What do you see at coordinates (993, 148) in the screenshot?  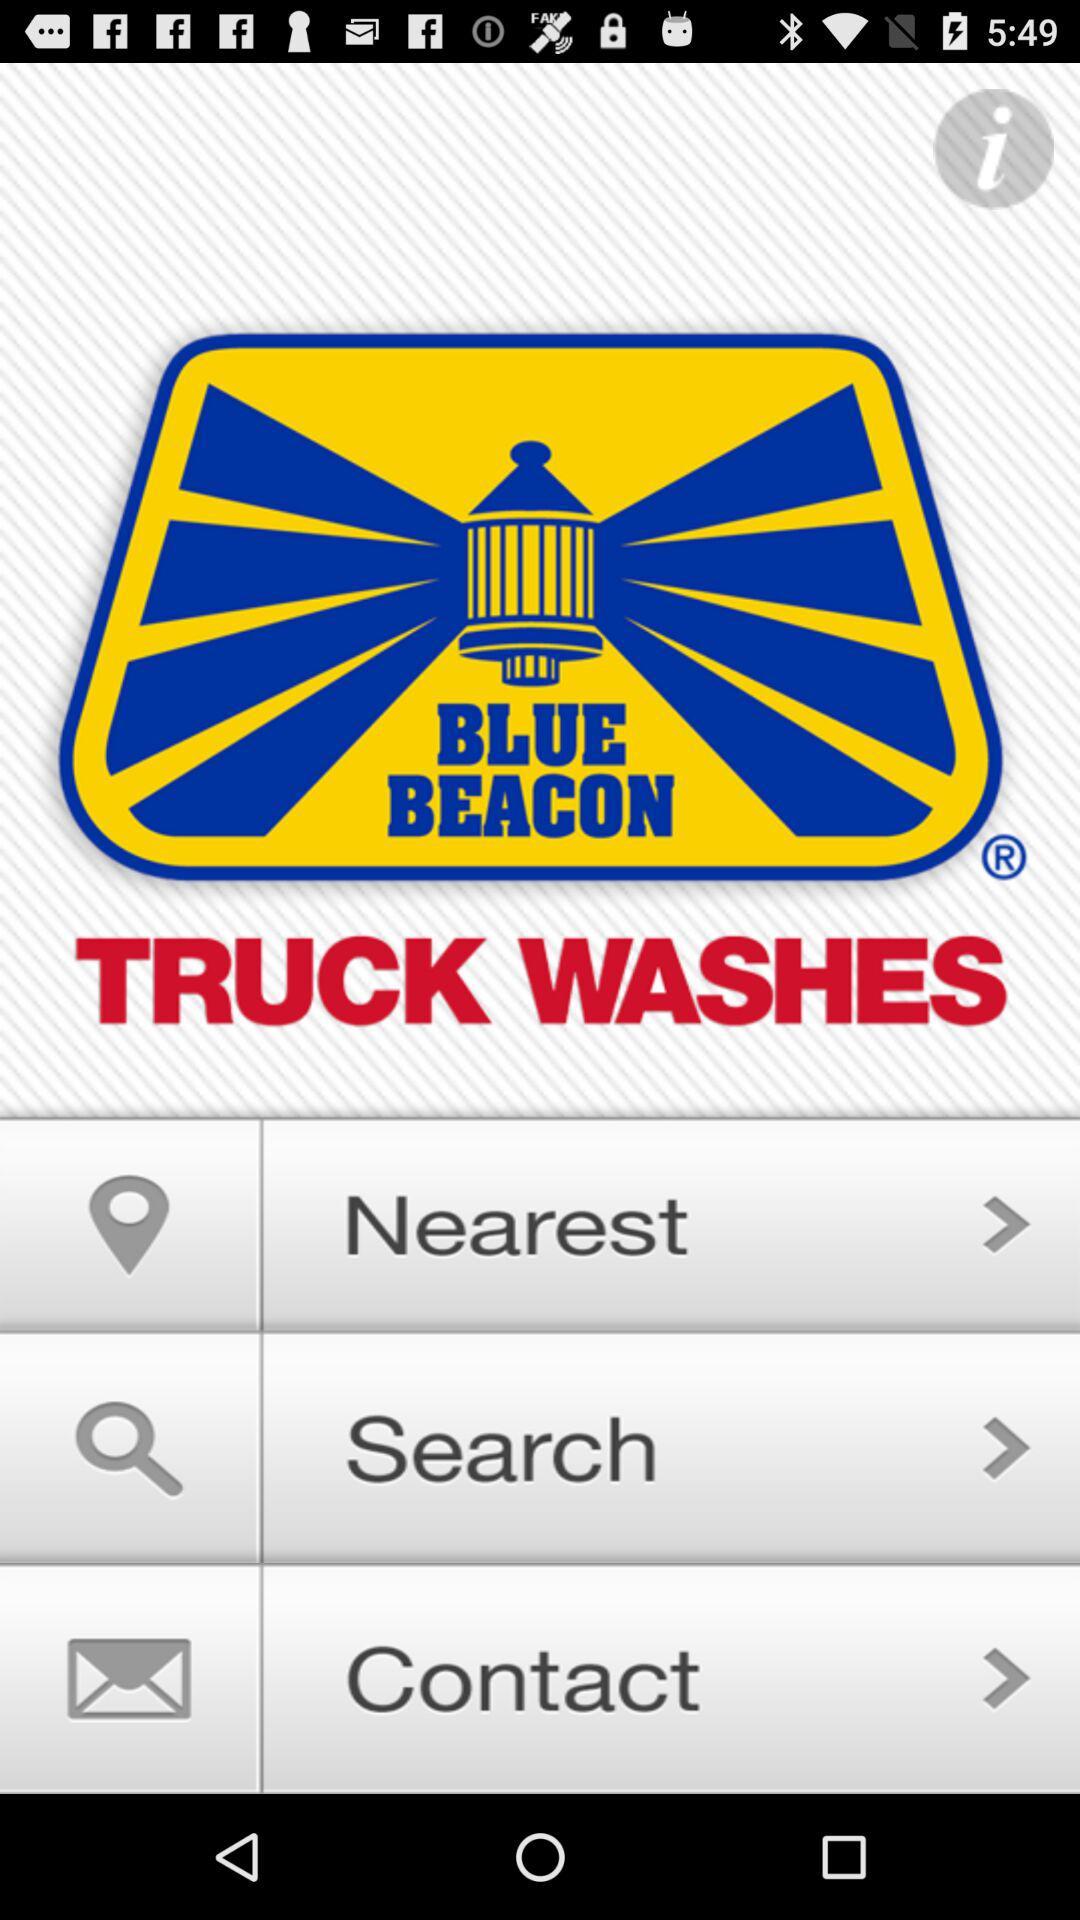 I see `help` at bounding box center [993, 148].